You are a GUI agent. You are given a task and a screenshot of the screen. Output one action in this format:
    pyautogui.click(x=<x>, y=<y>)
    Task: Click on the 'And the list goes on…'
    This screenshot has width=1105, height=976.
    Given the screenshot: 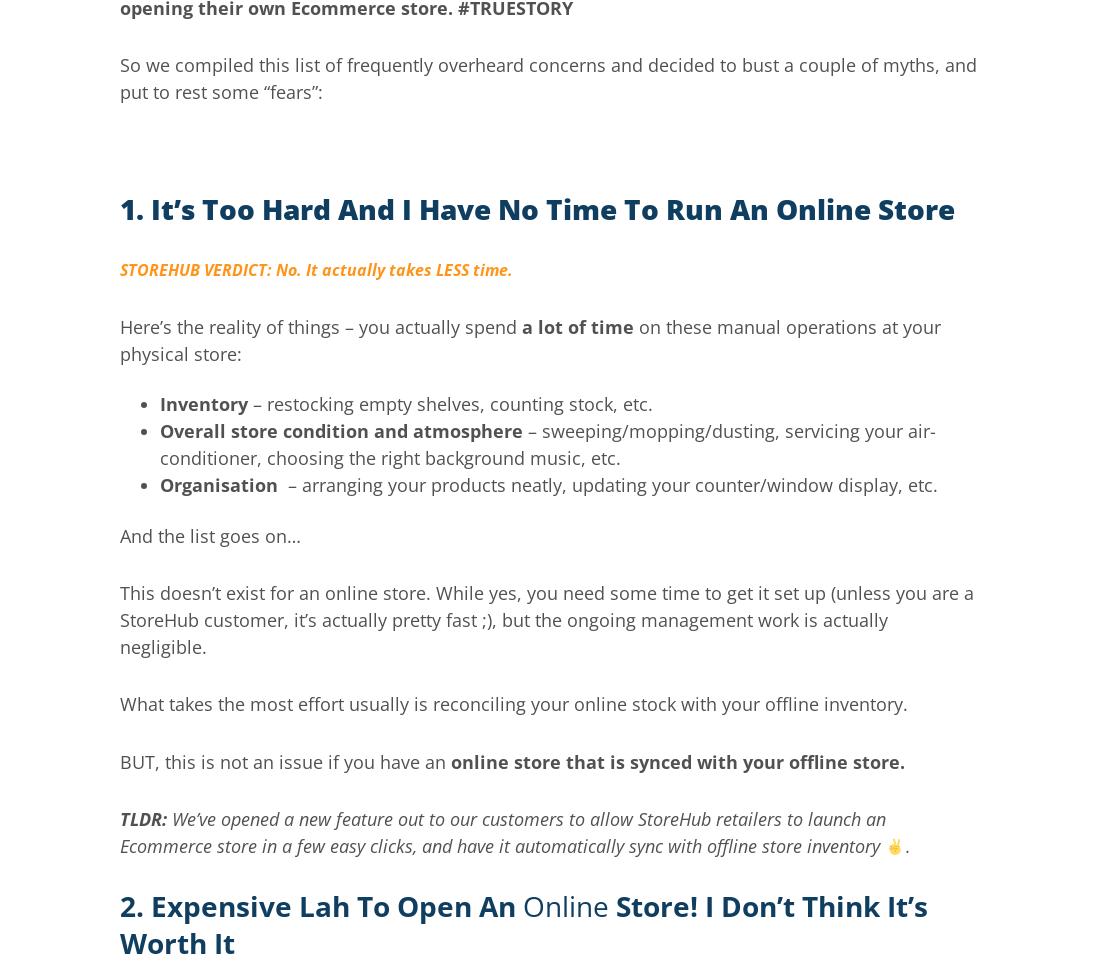 What is the action you would take?
    pyautogui.click(x=209, y=535)
    